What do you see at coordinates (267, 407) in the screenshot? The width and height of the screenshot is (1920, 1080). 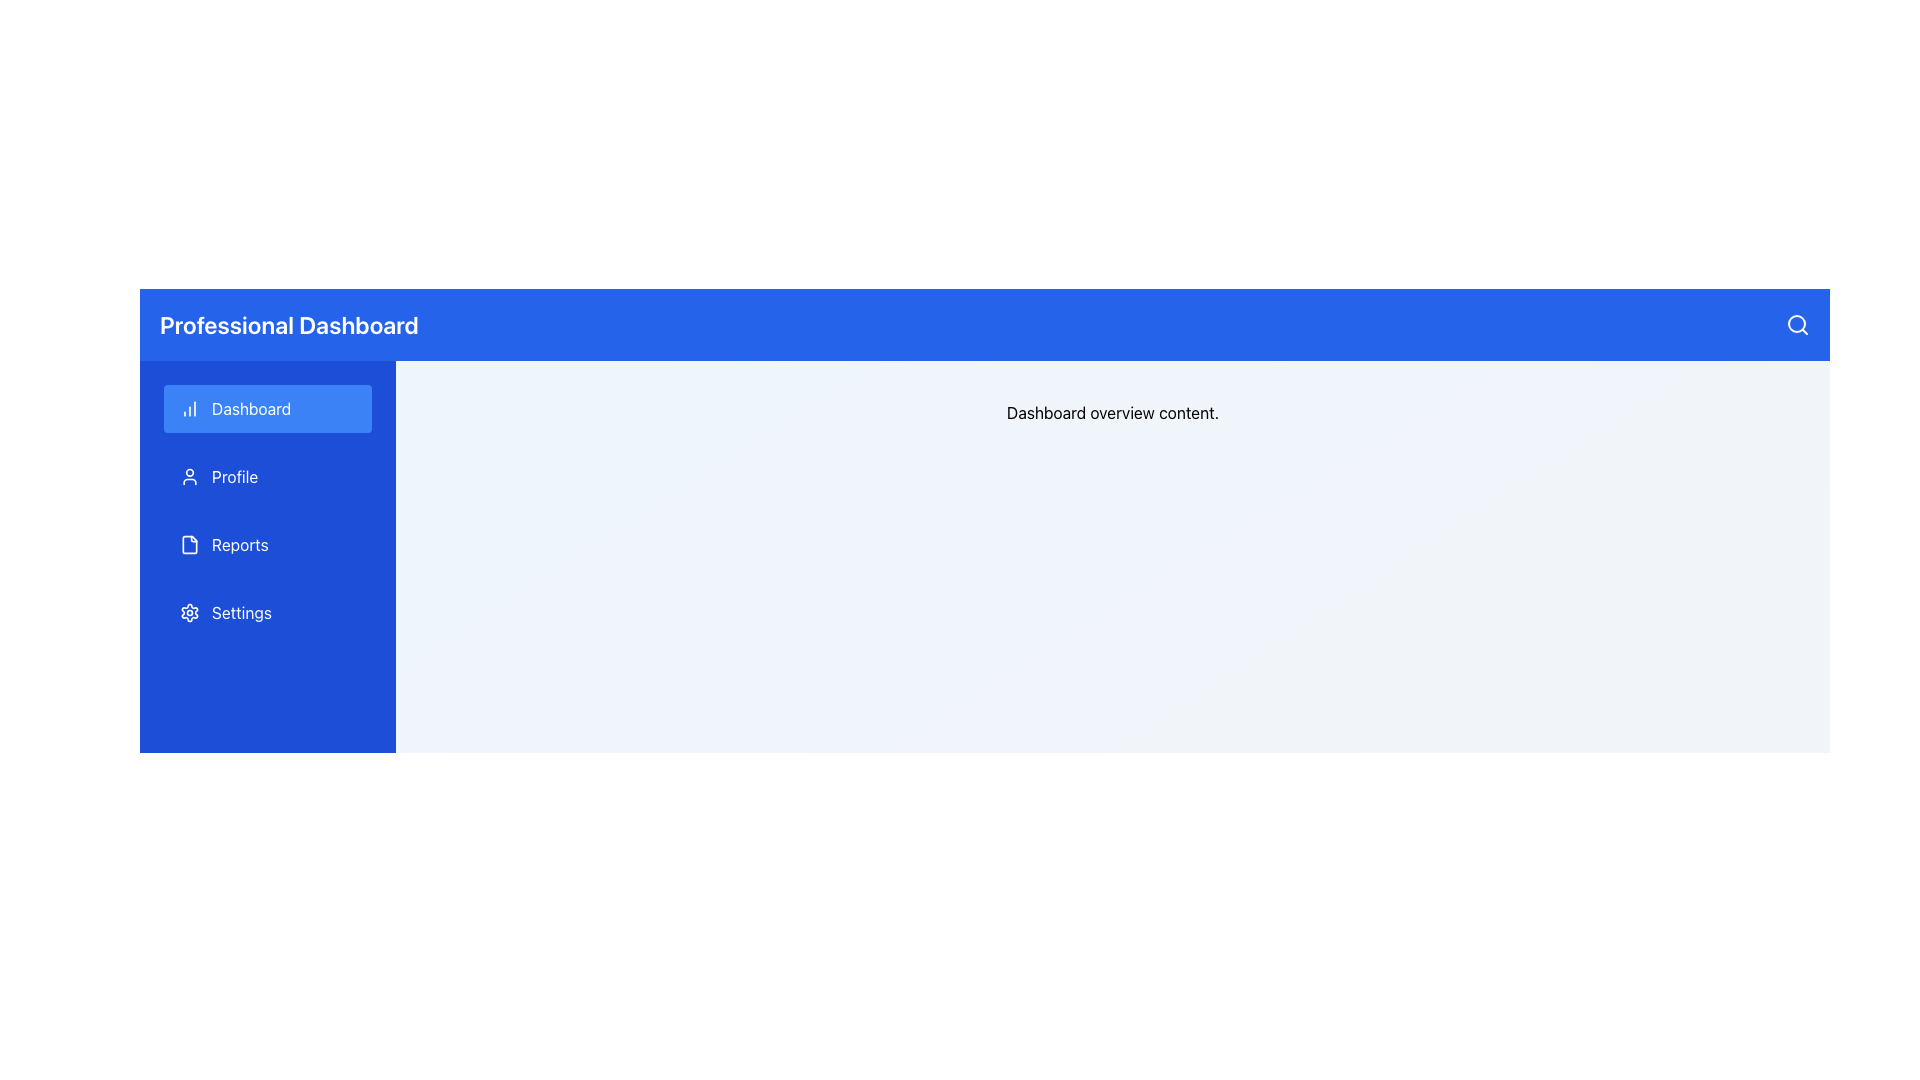 I see `the blue rectangular button labeled 'Dashboard' in the vertical navigation menu` at bounding box center [267, 407].